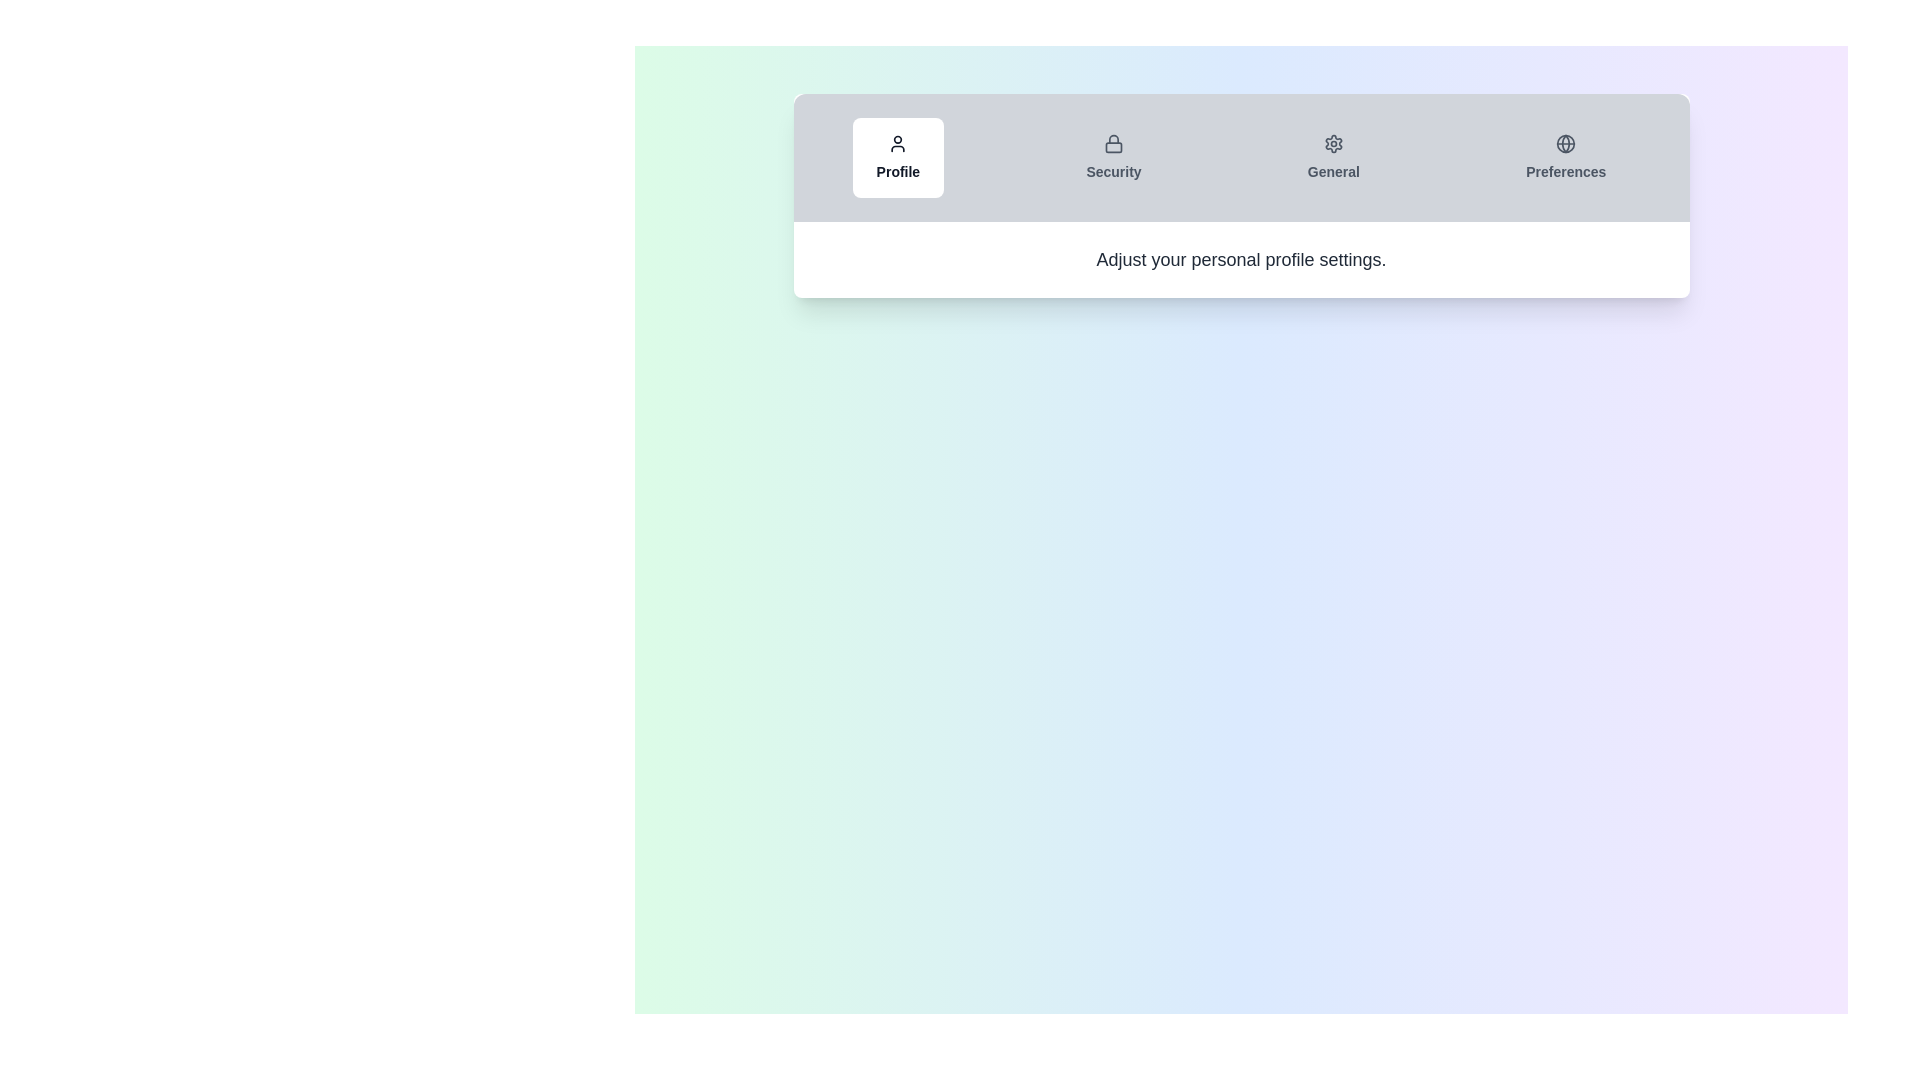 This screenshot has width=1920, height=1080. Describe the element at coordinates (1333, 157) in the screenshot. I see `the General tab to view its content` at that location.